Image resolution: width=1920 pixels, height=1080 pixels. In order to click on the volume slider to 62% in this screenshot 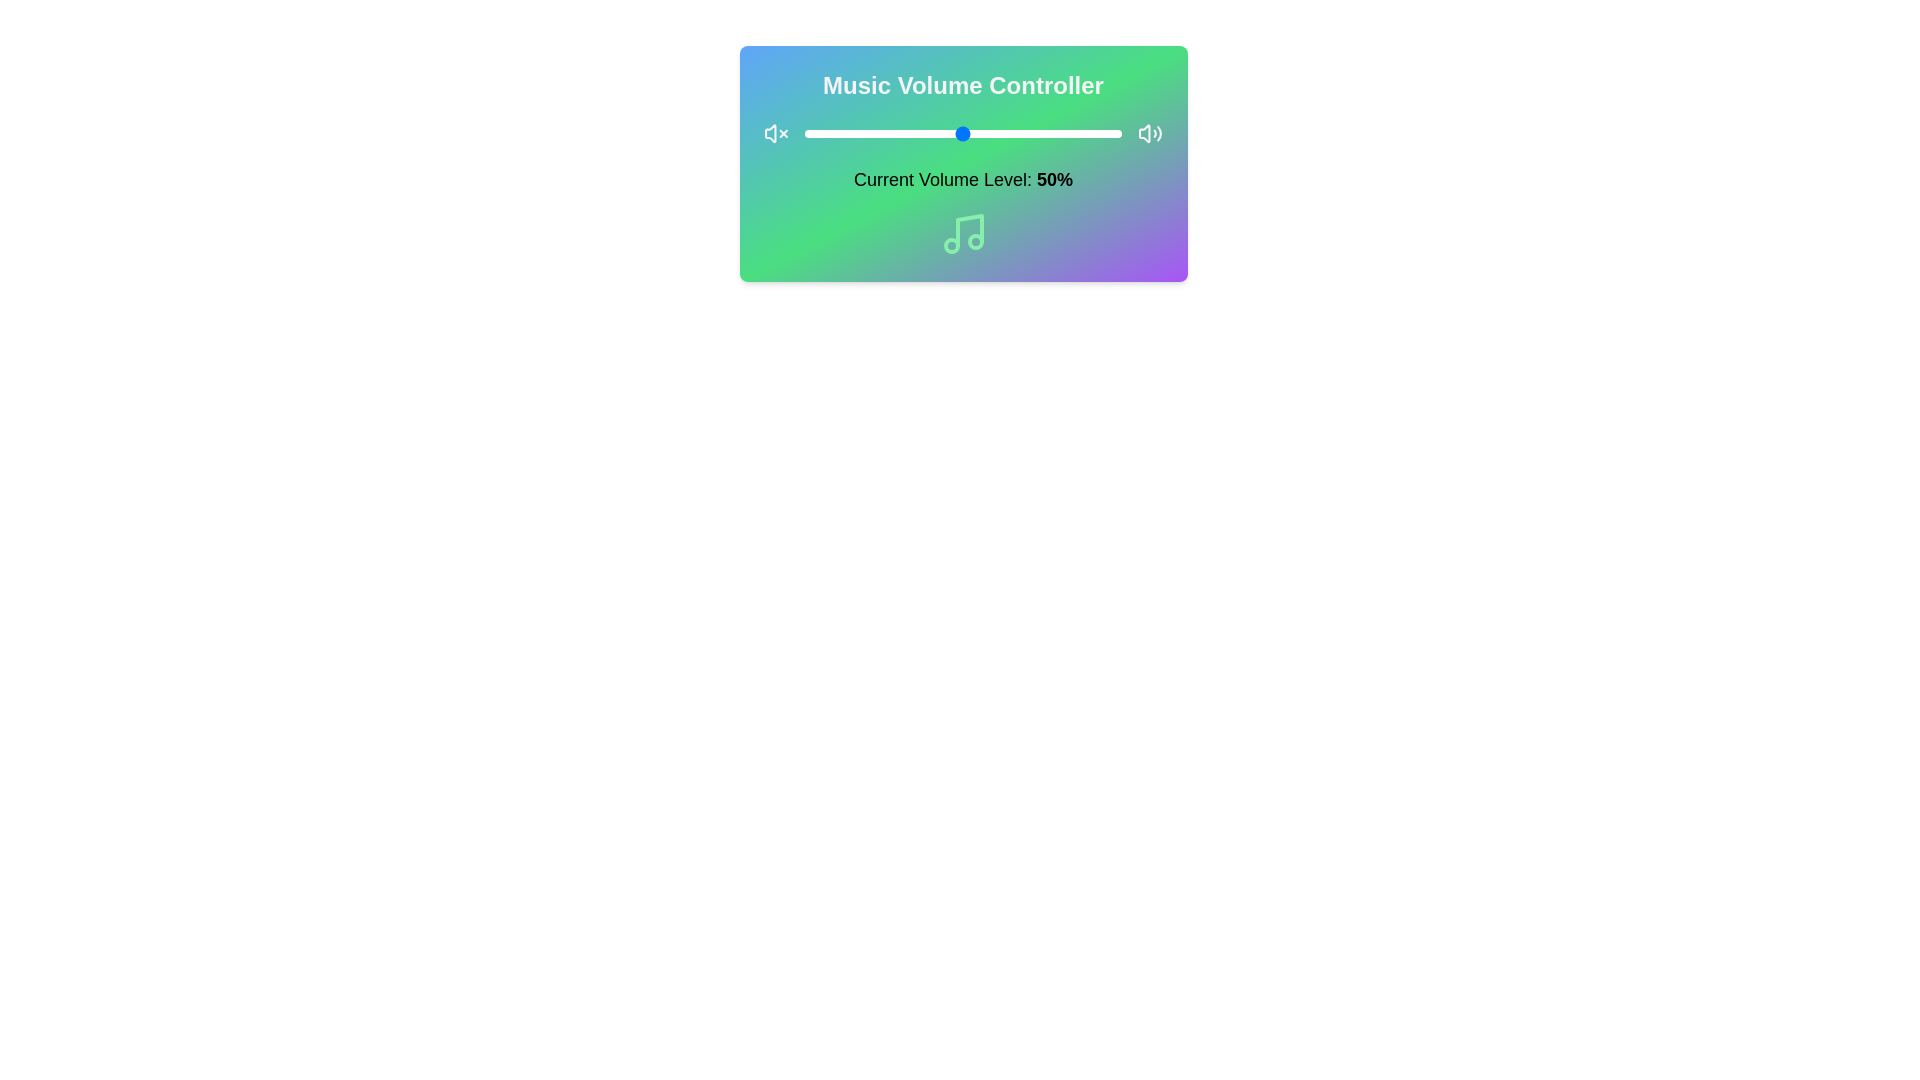, I will do `click(1001, 134)`.